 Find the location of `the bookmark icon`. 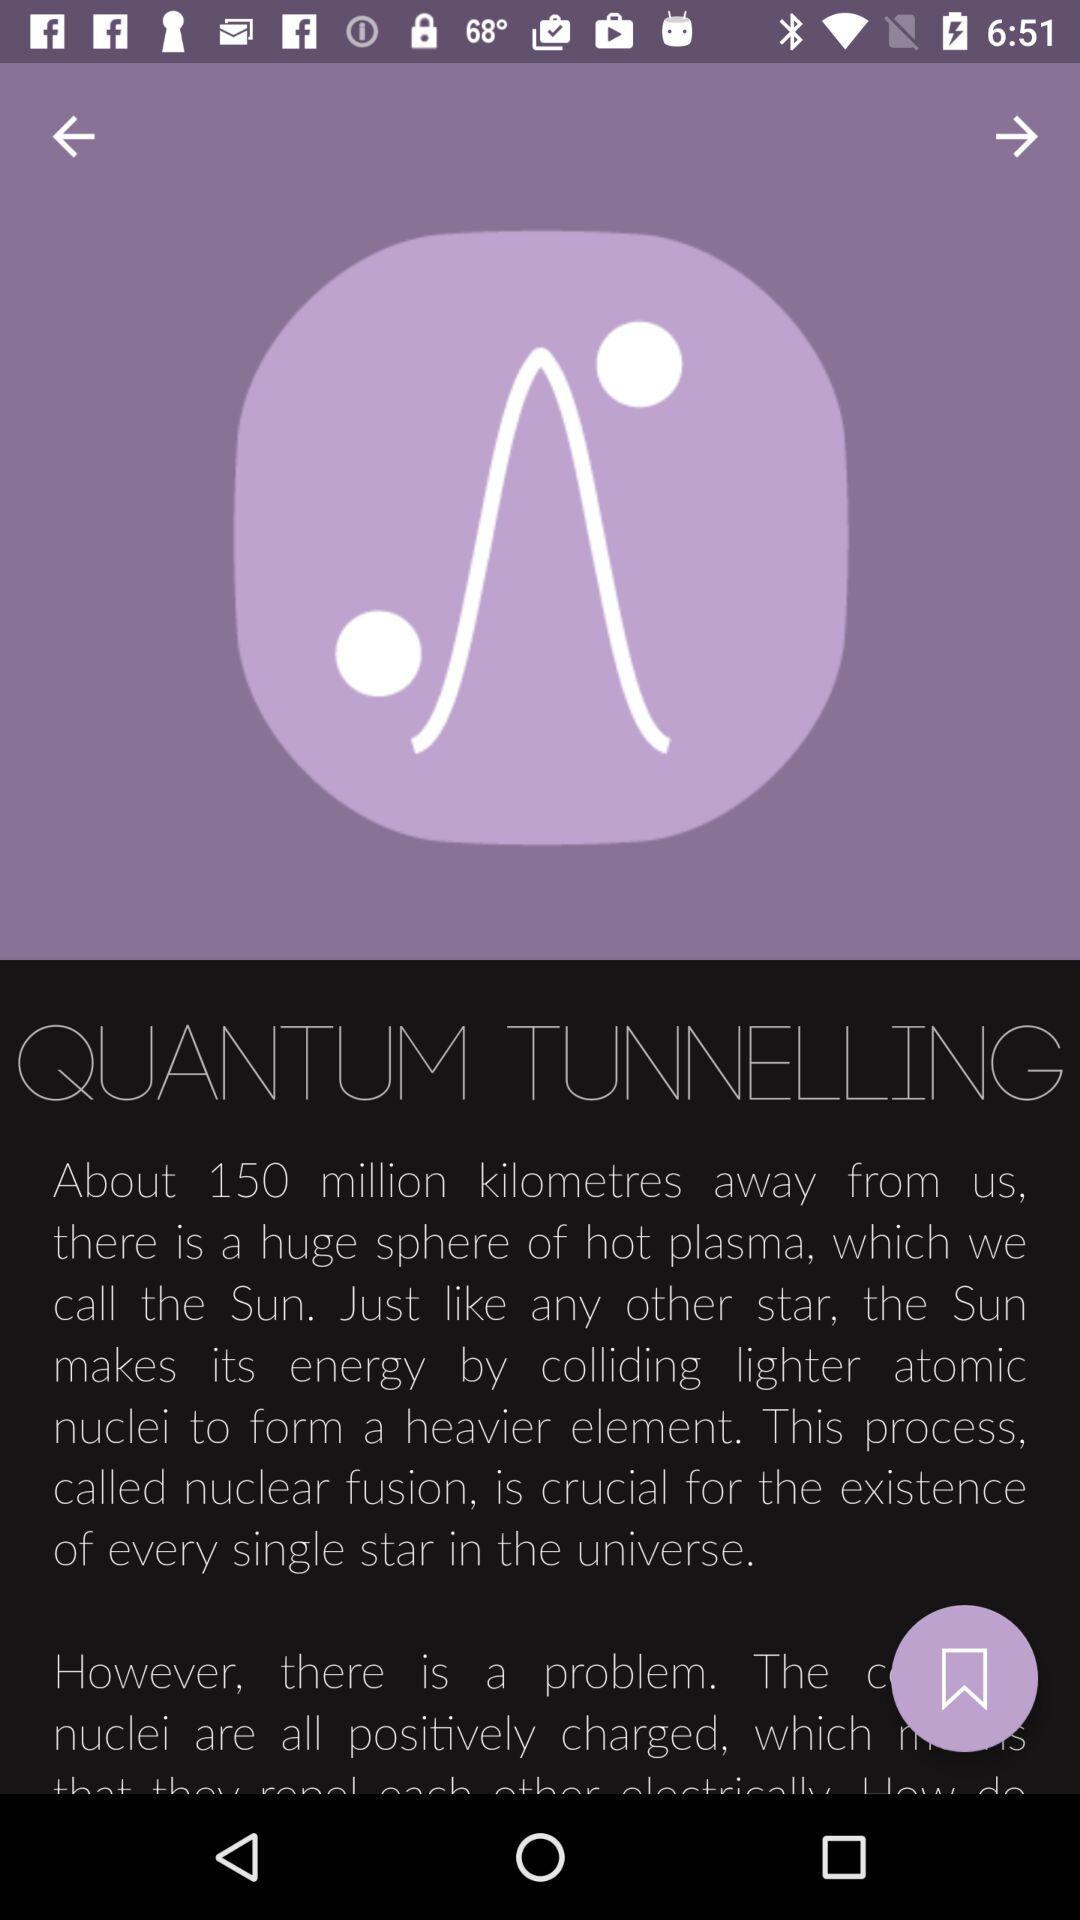

the bookmark icon is located at coordinates (963, 1678).